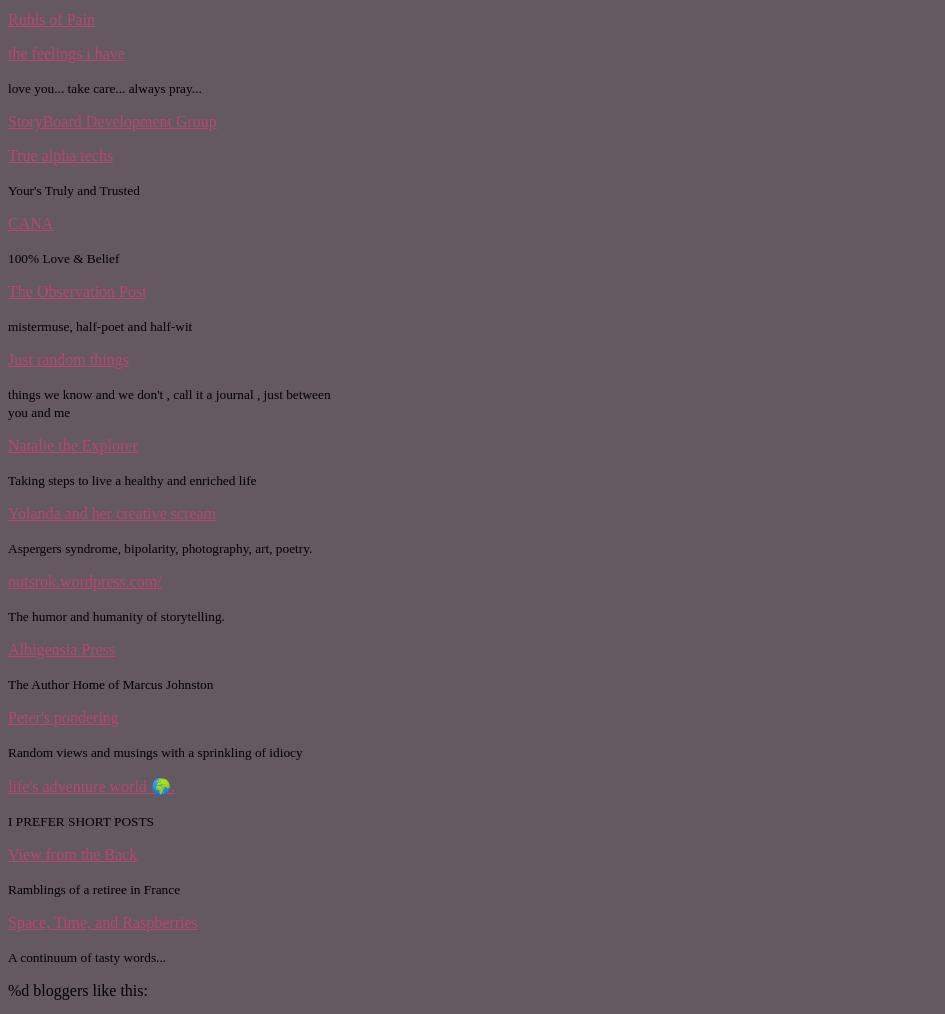  What do you see at coordinates (63, 257) in the screenshot?
I see `'100% Love & Belief'` at bounding box center [63, 257].